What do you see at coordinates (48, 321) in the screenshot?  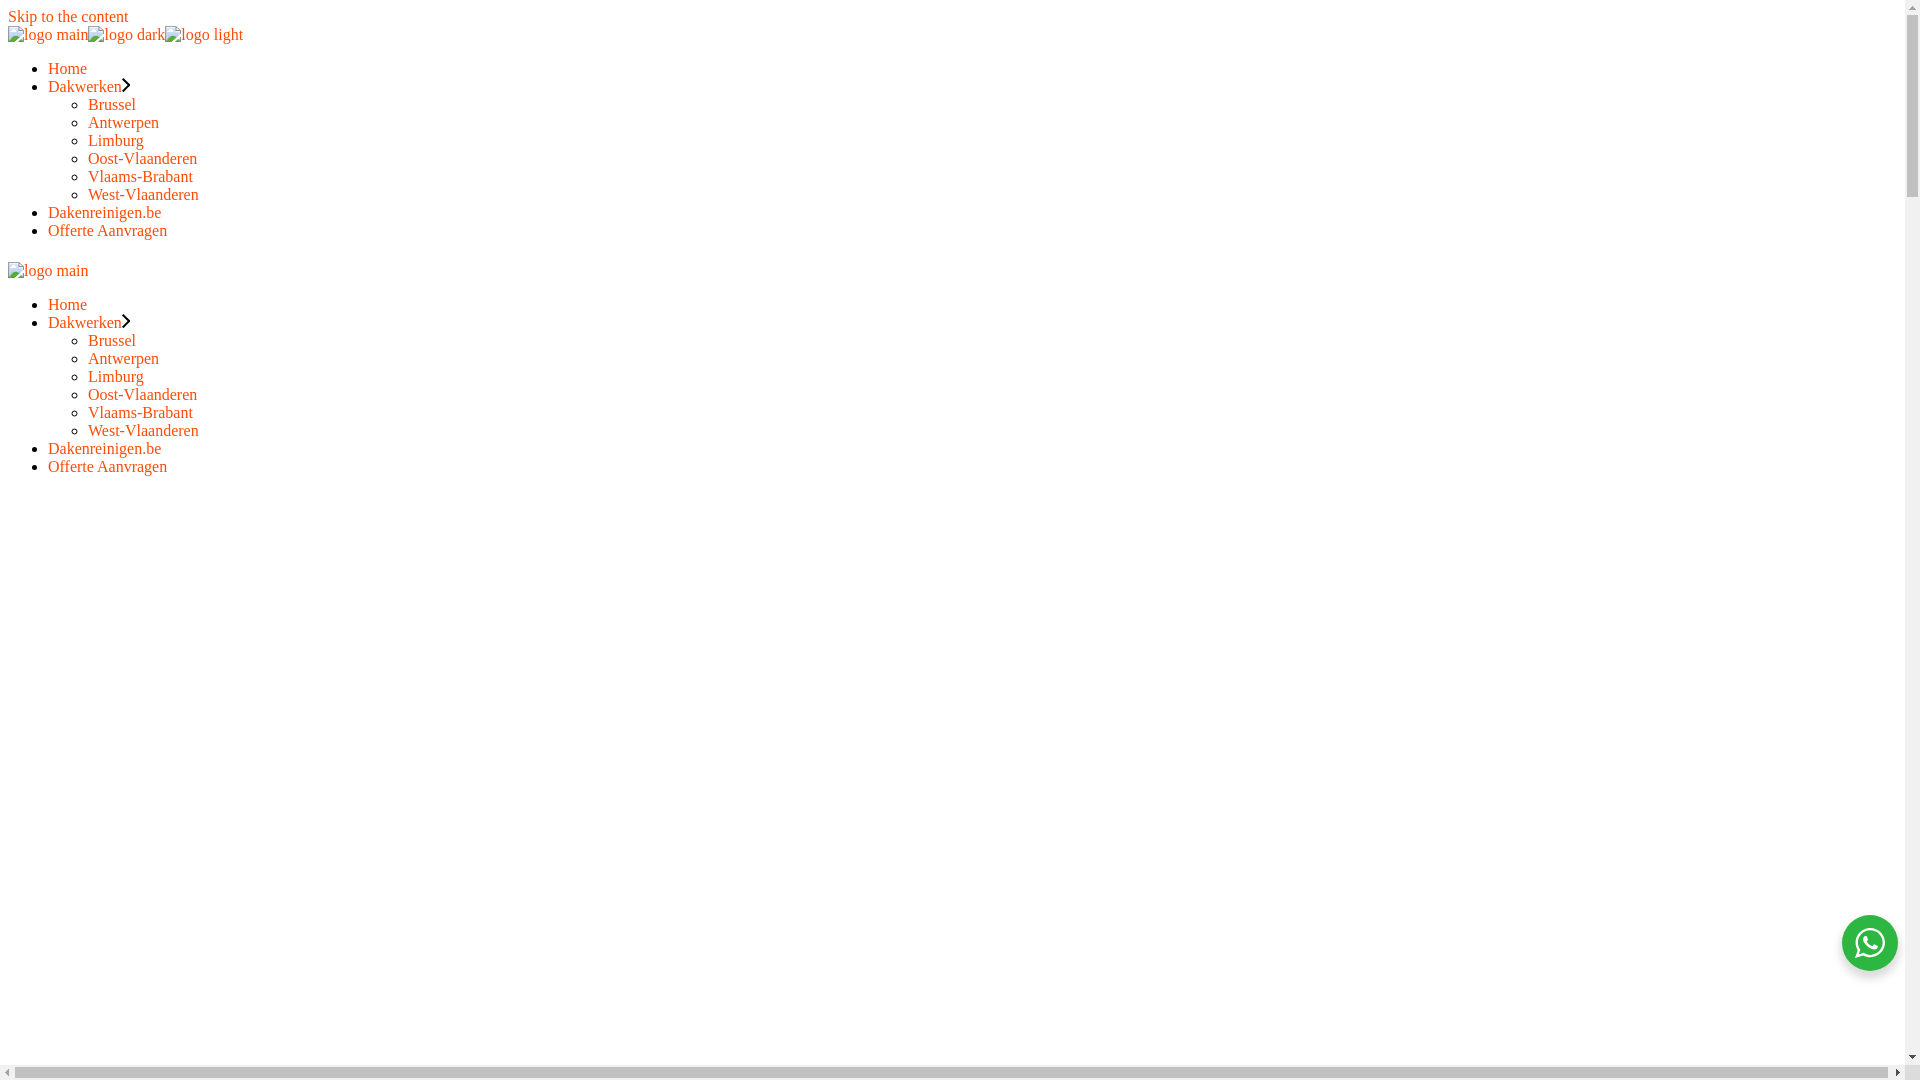 I see `'Dakwerken'` at bounding box center [48, 321].